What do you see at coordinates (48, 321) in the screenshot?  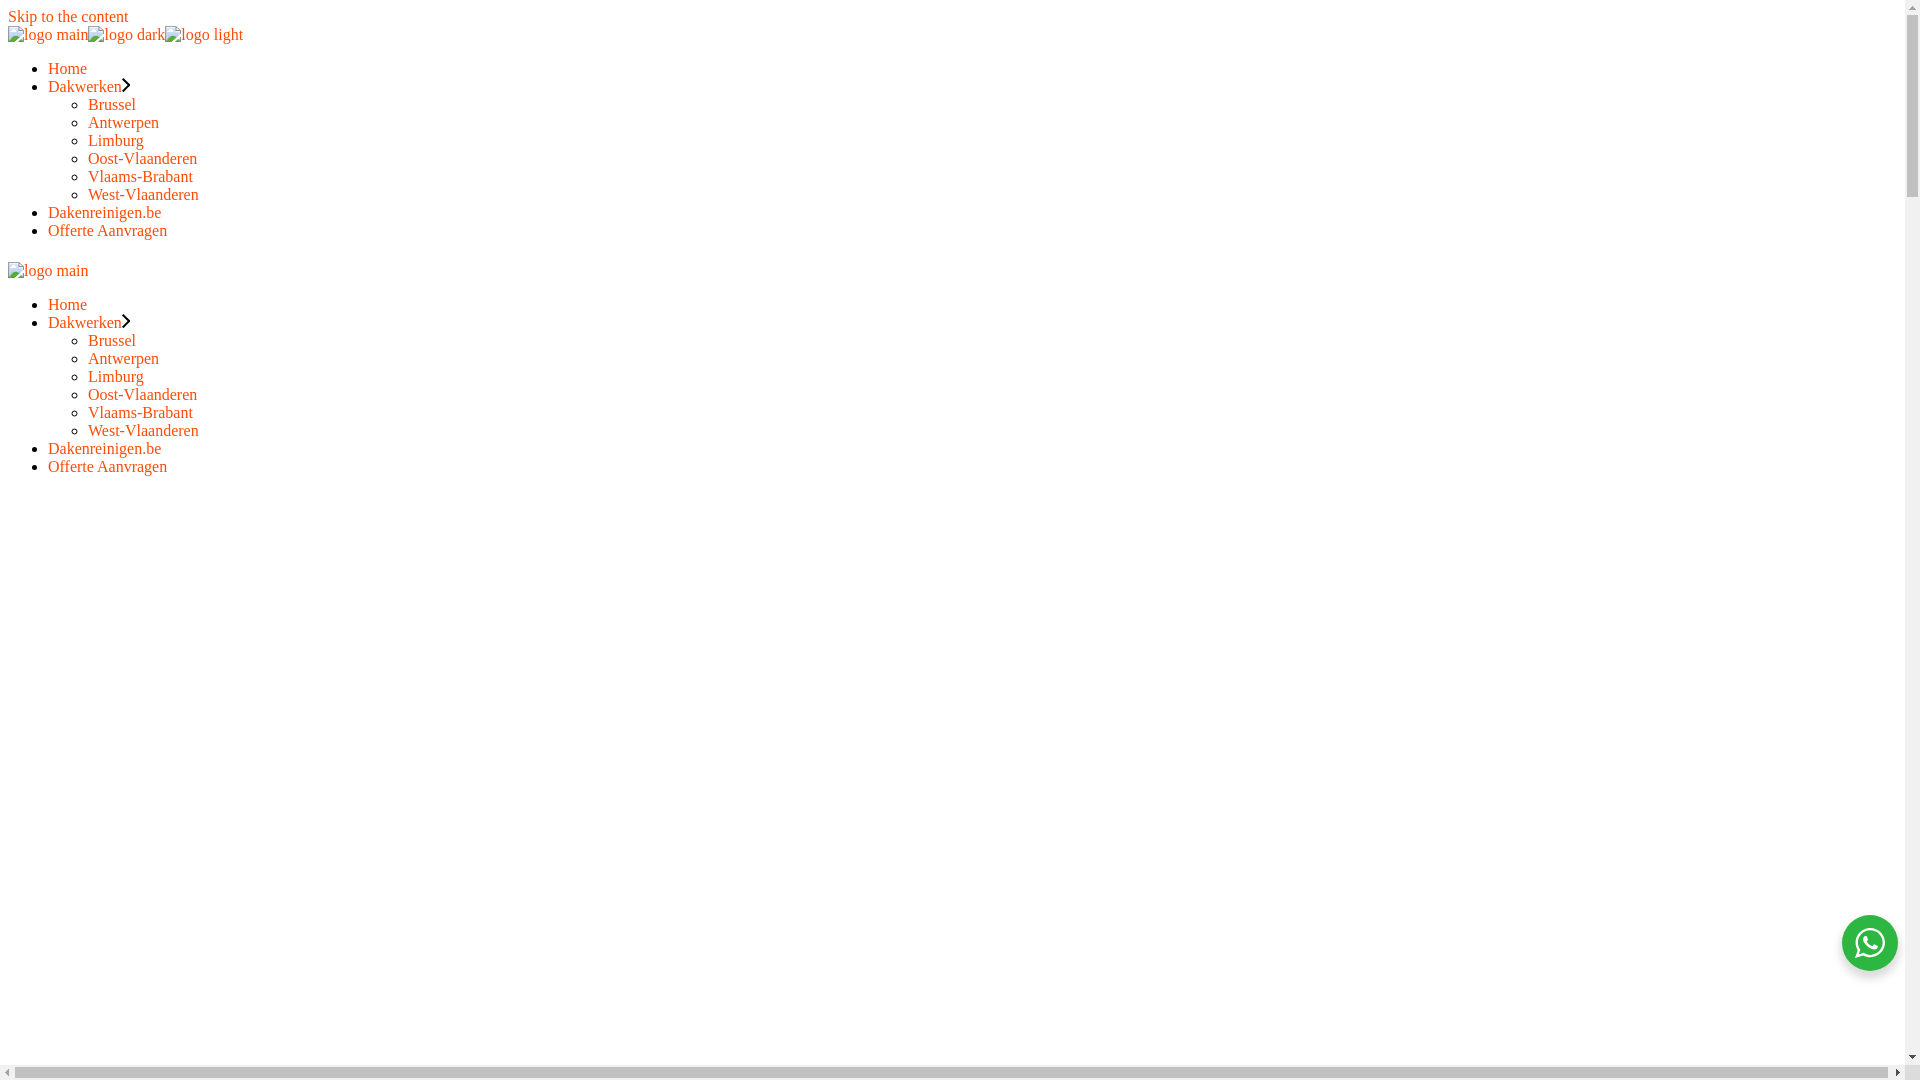 I see `'Dakwerken'` at bounding box center [48, 321].